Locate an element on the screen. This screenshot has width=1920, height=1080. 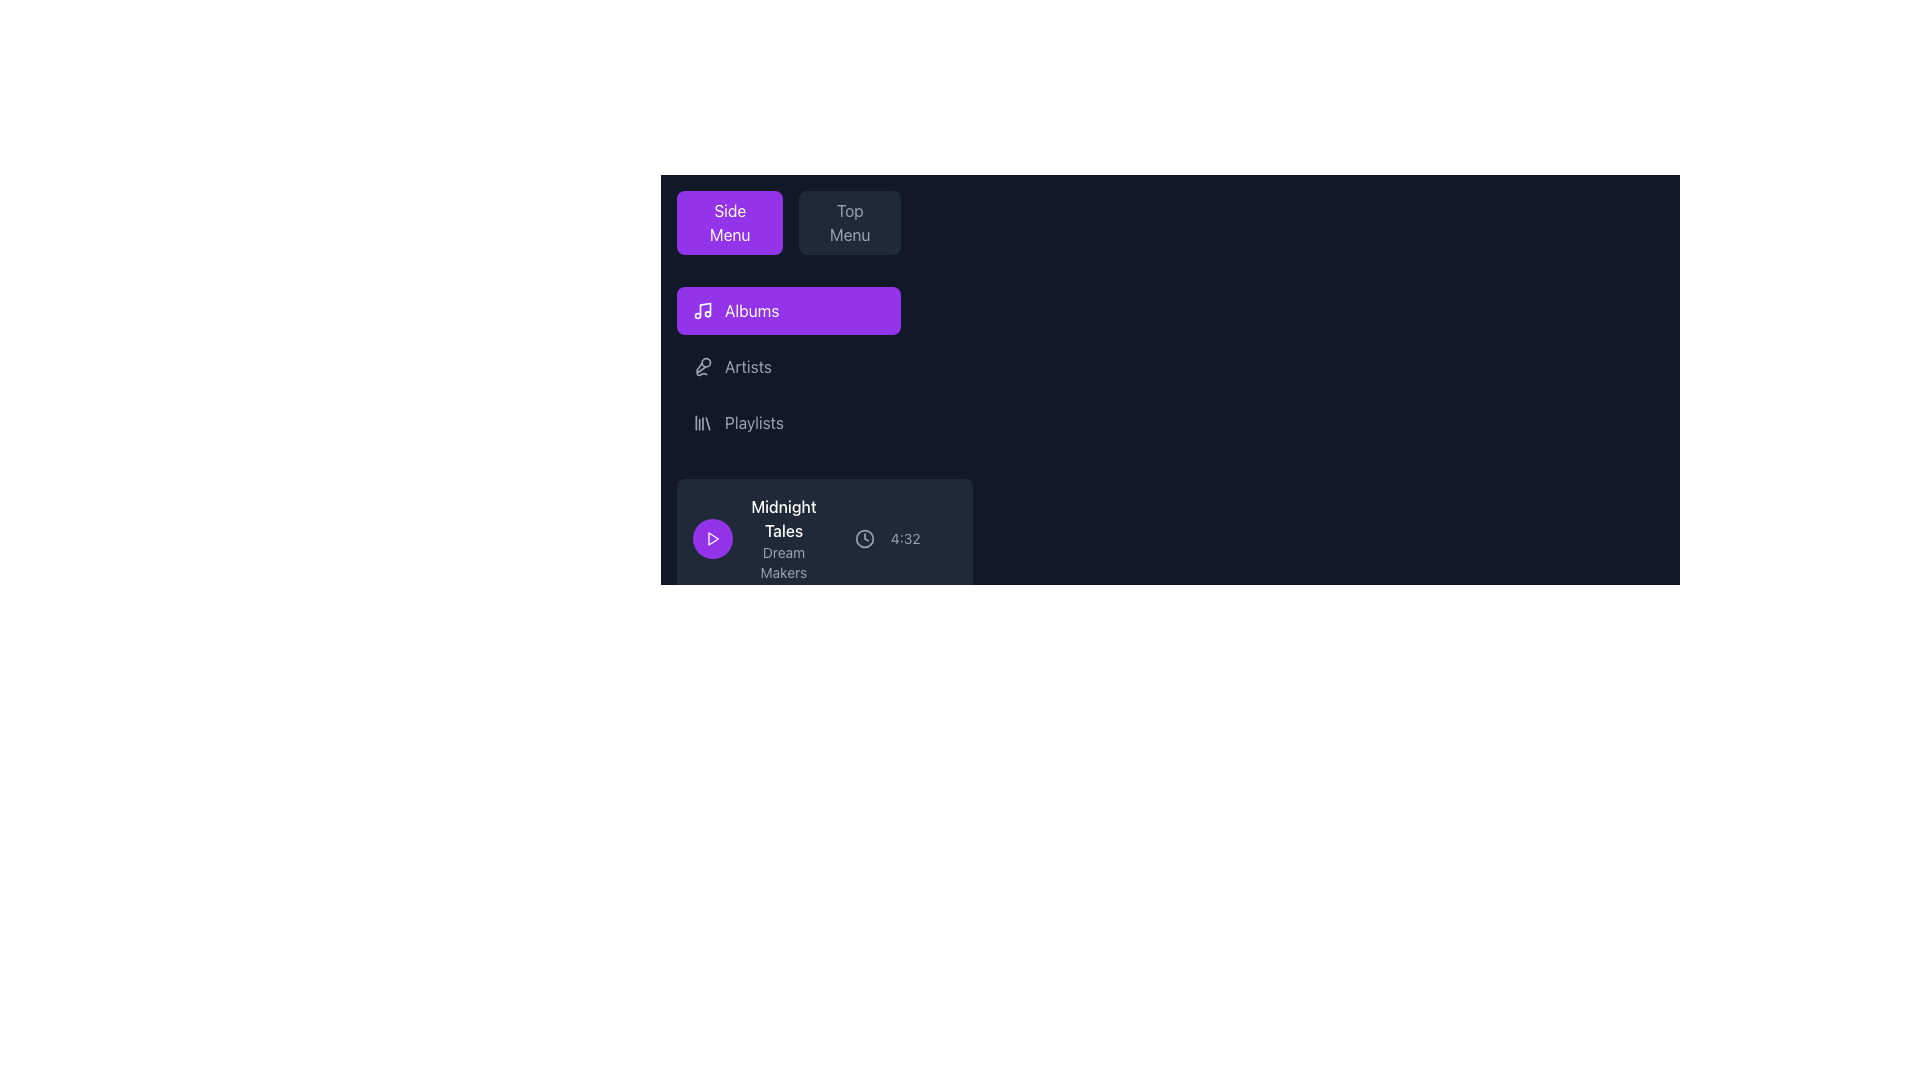
the Text Label that serves as the title and subtitle display for an audio item, located to the right of the purple round play button and to the left of the timestamp is located at coordinates (754, 538).